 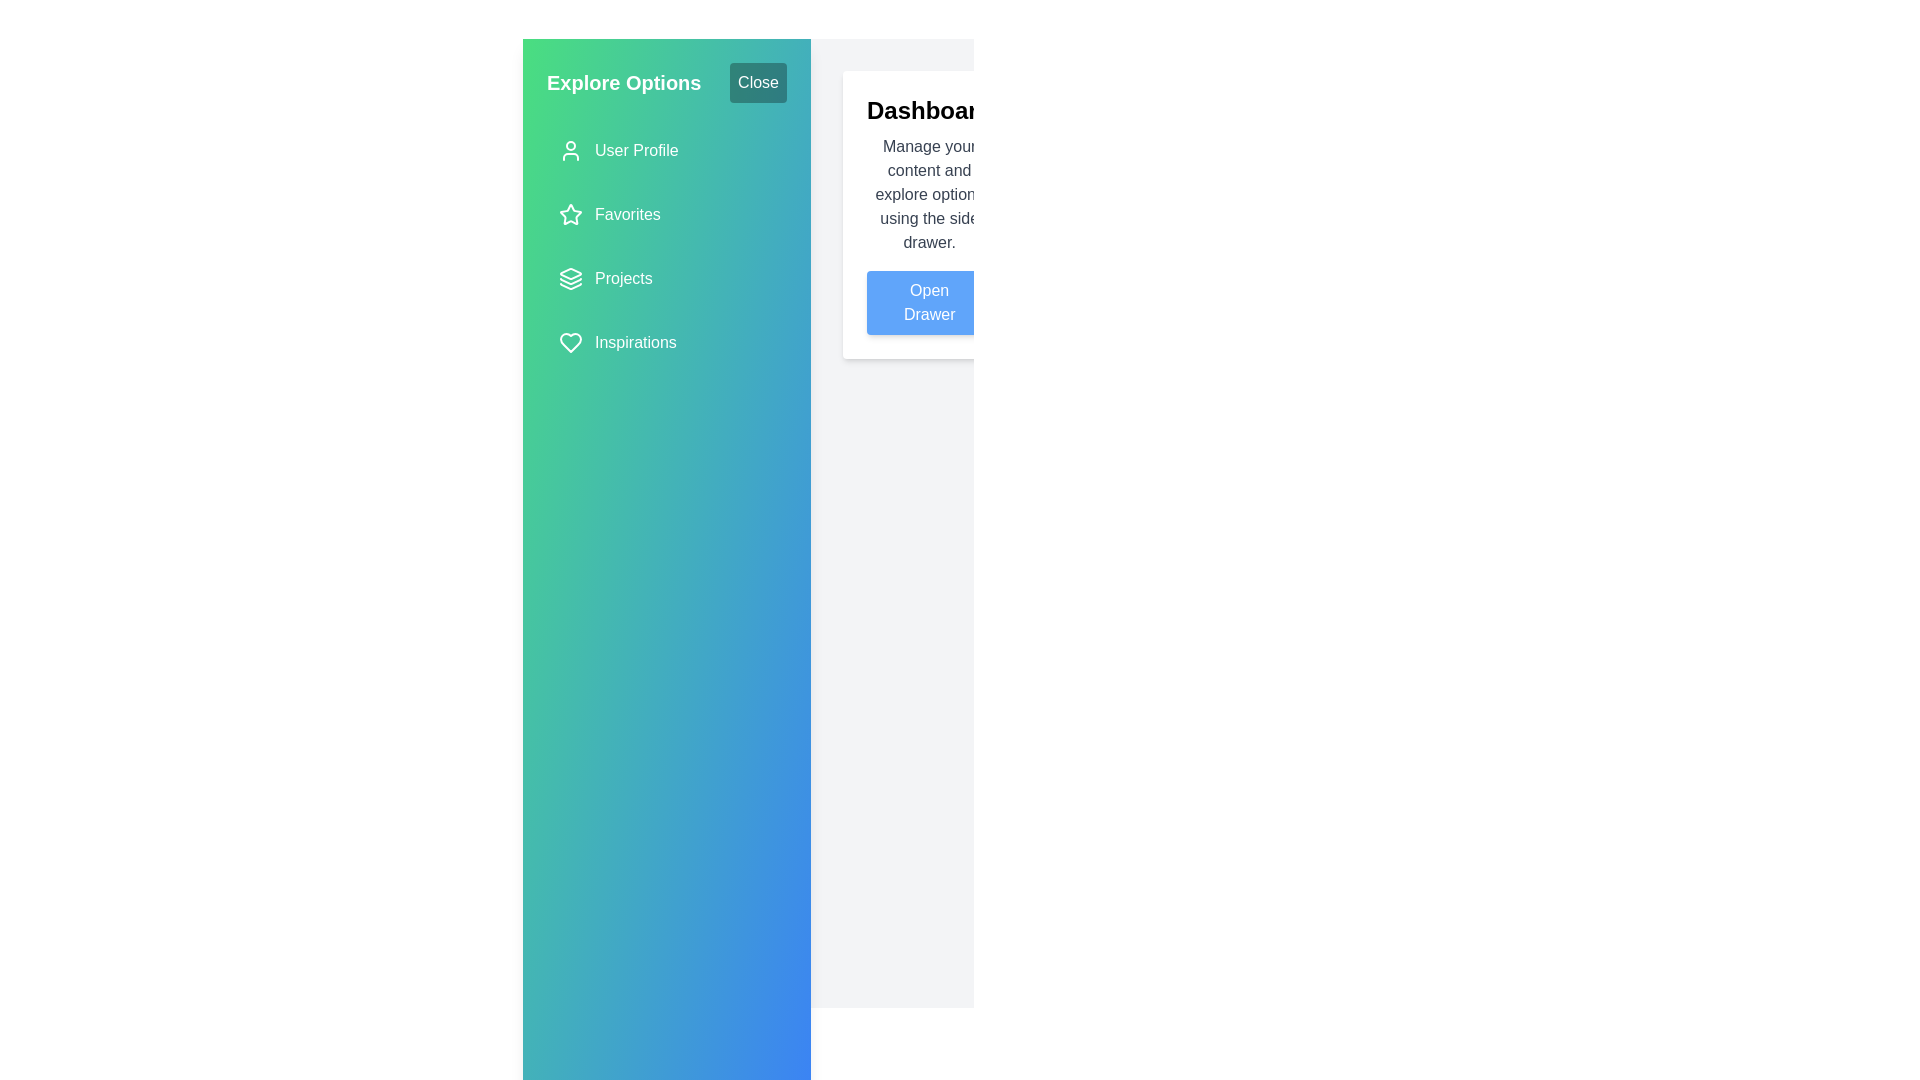 I want to click on the 'Close' button to toggle the drawer closed, so click(x=757, y=82).